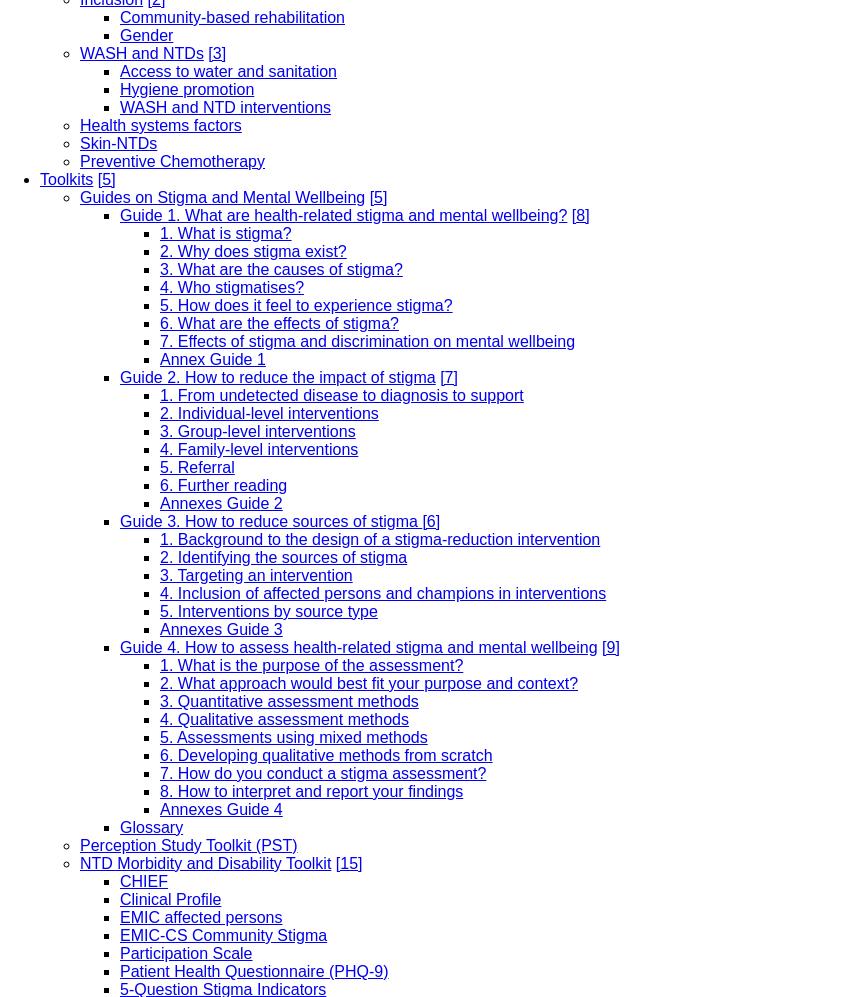  Describe the element at coordinates (311, 789) in the screenshot. I see `'8. How to interpret and report your findings'` at that location.